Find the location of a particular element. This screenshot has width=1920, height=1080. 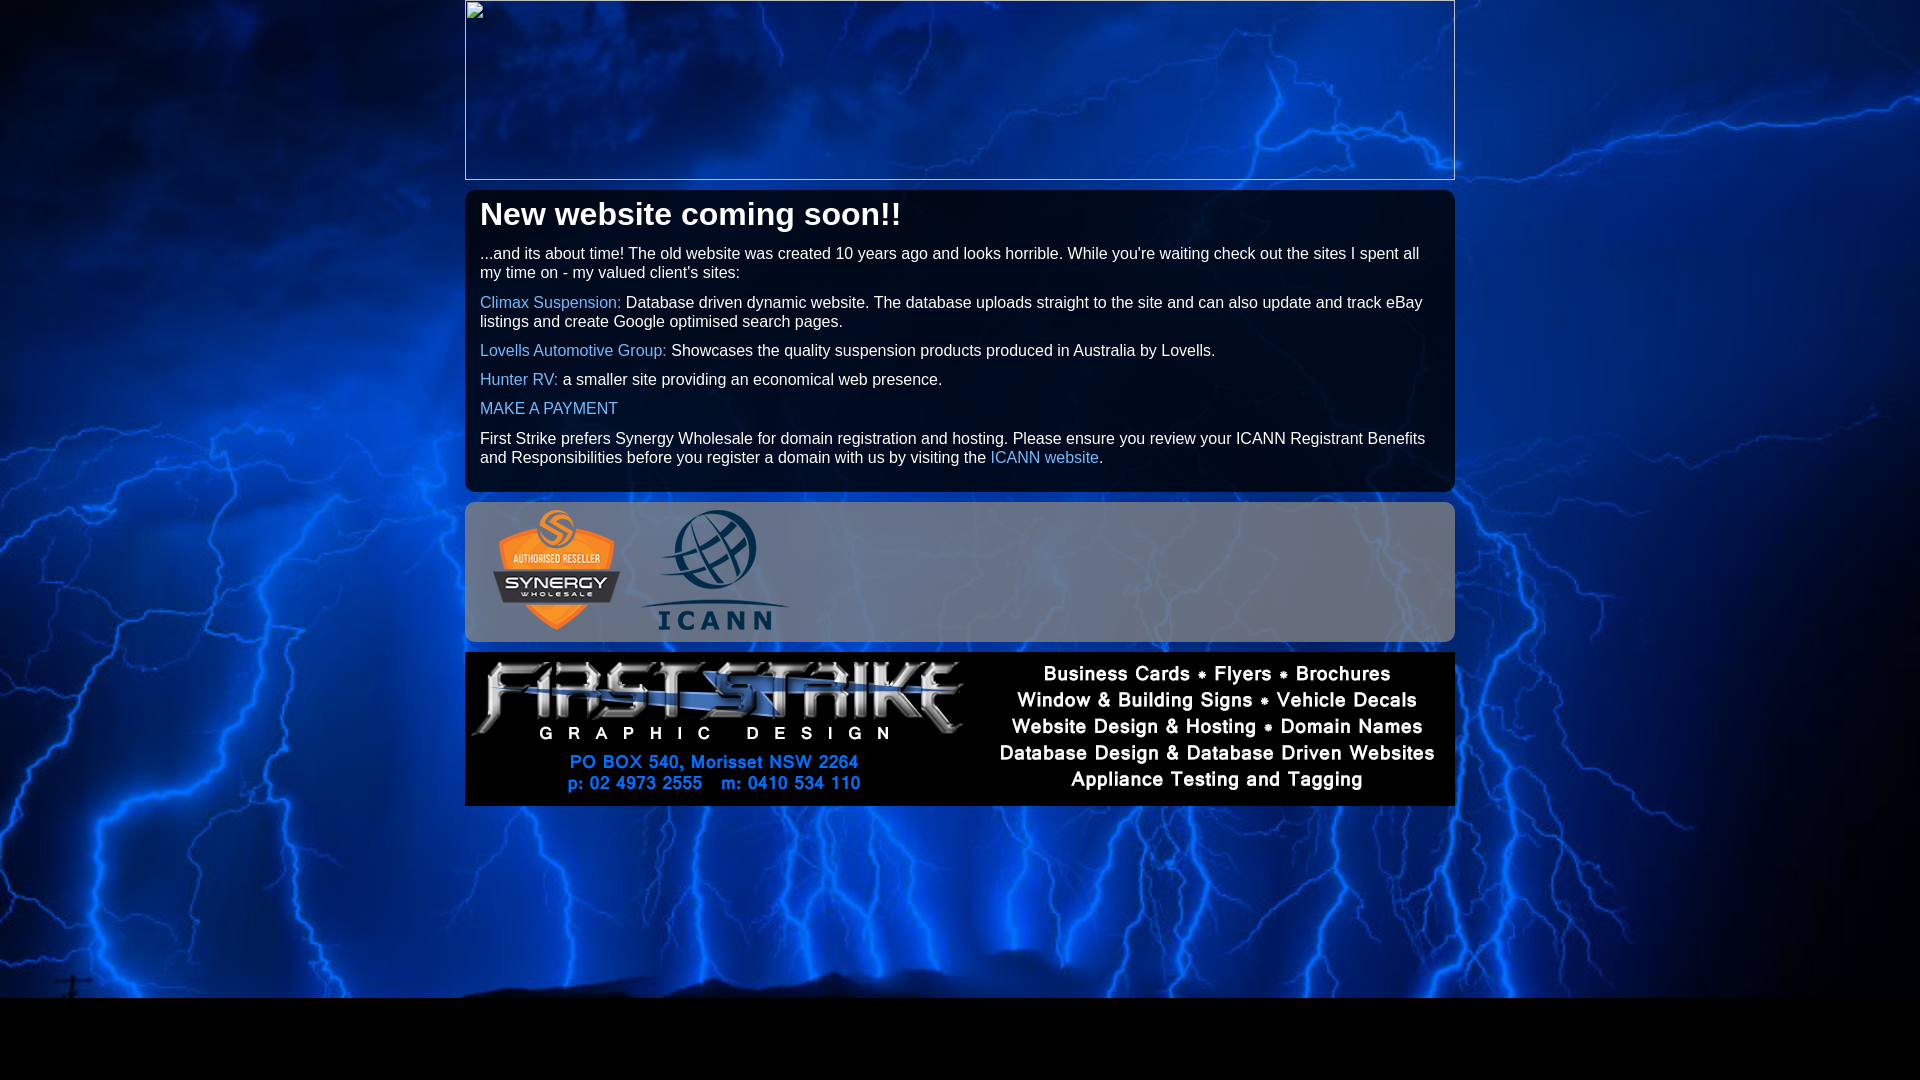

'MAKE A PAYMENT' is located at coordinates (548, 407).